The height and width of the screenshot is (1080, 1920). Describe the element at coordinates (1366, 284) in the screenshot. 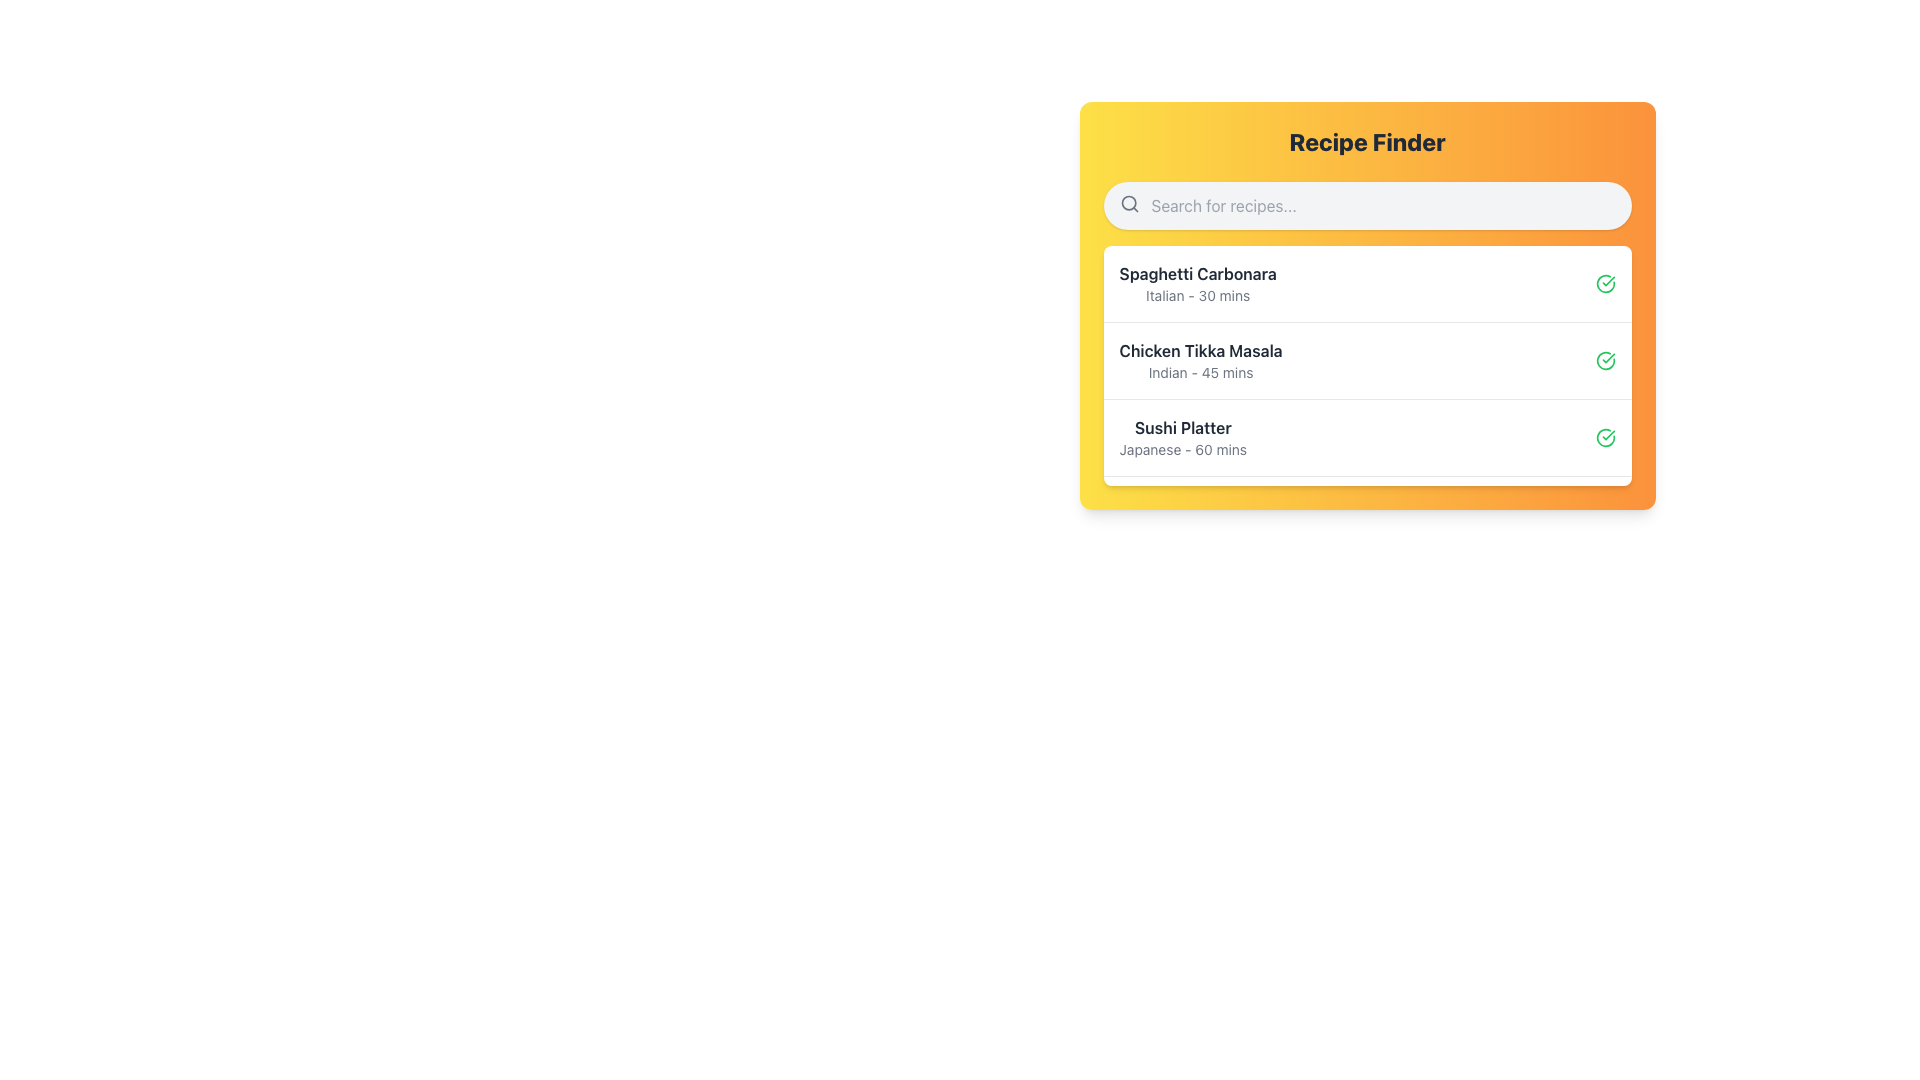

I see `the first recipe list item under the 'Recipe Finder' title` at that location.